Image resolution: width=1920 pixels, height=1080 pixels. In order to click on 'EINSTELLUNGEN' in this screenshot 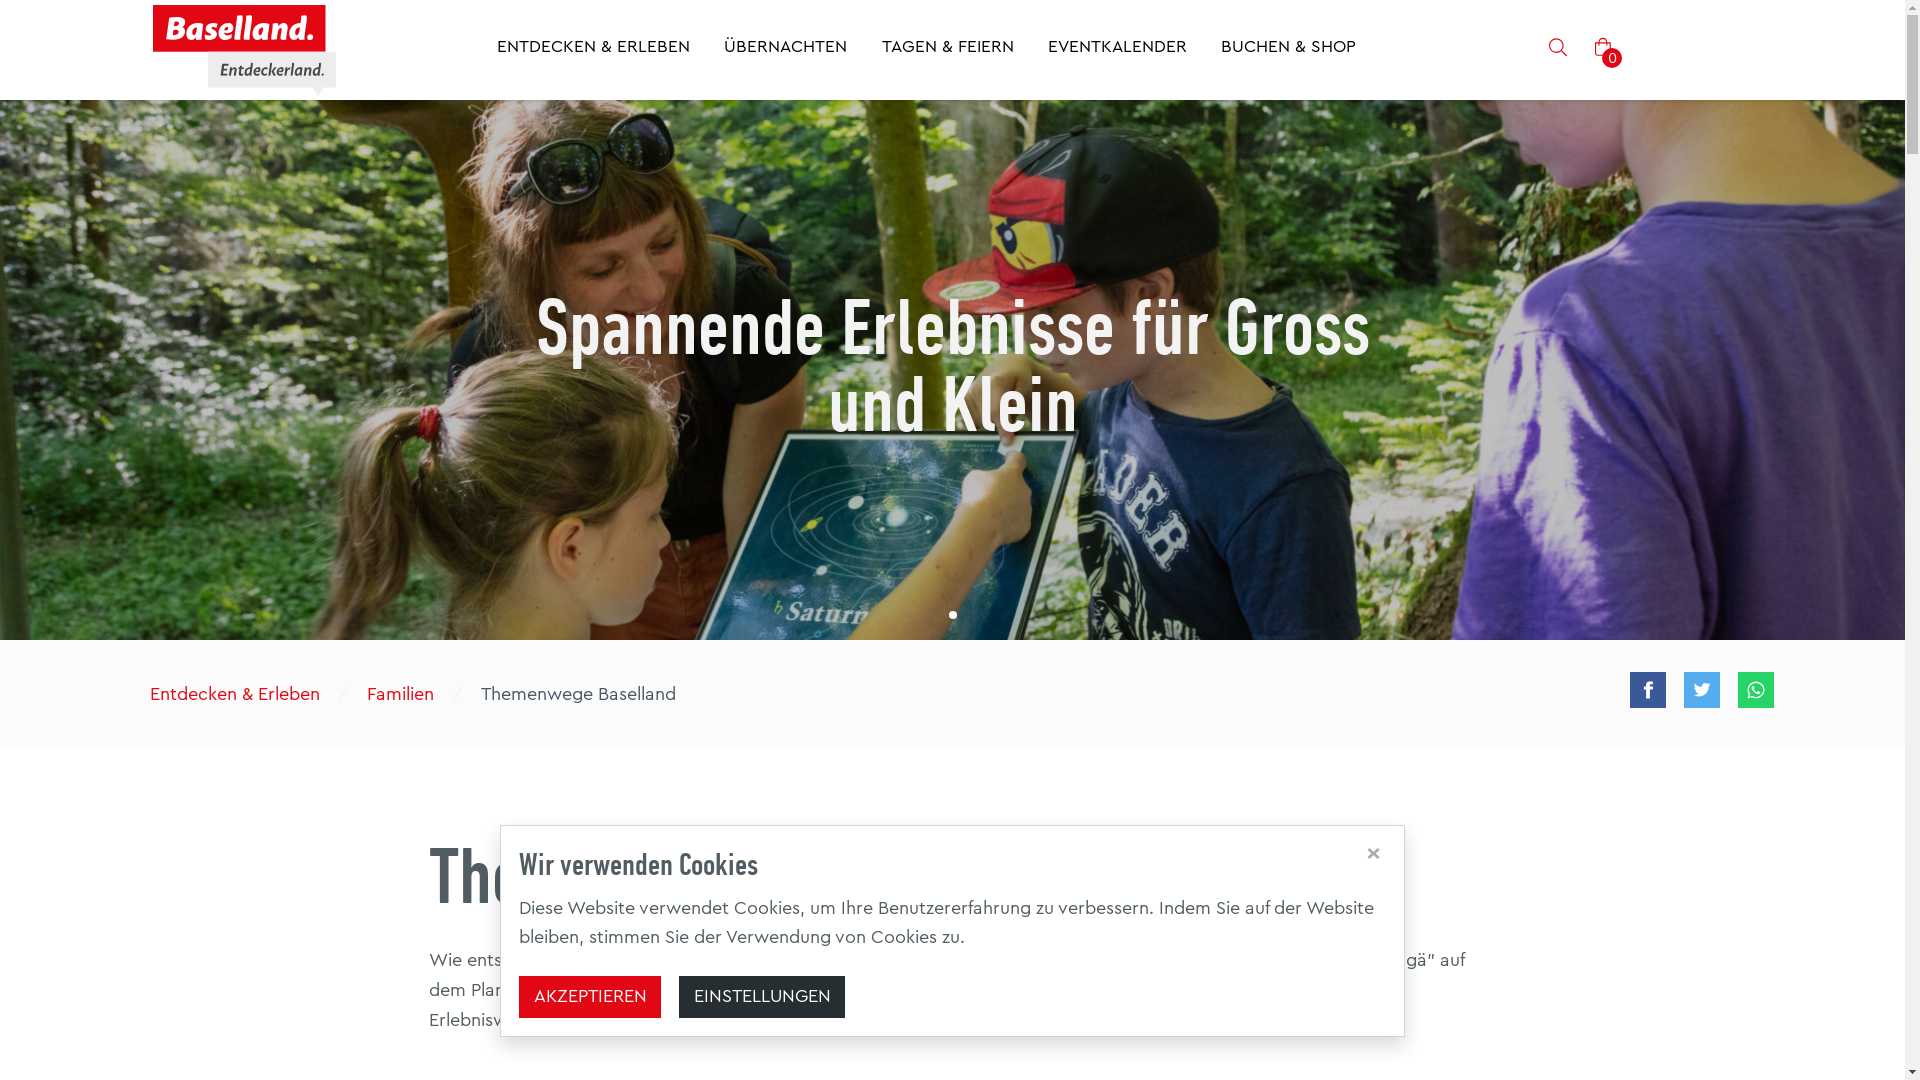, I will do `click(761, 997)`.